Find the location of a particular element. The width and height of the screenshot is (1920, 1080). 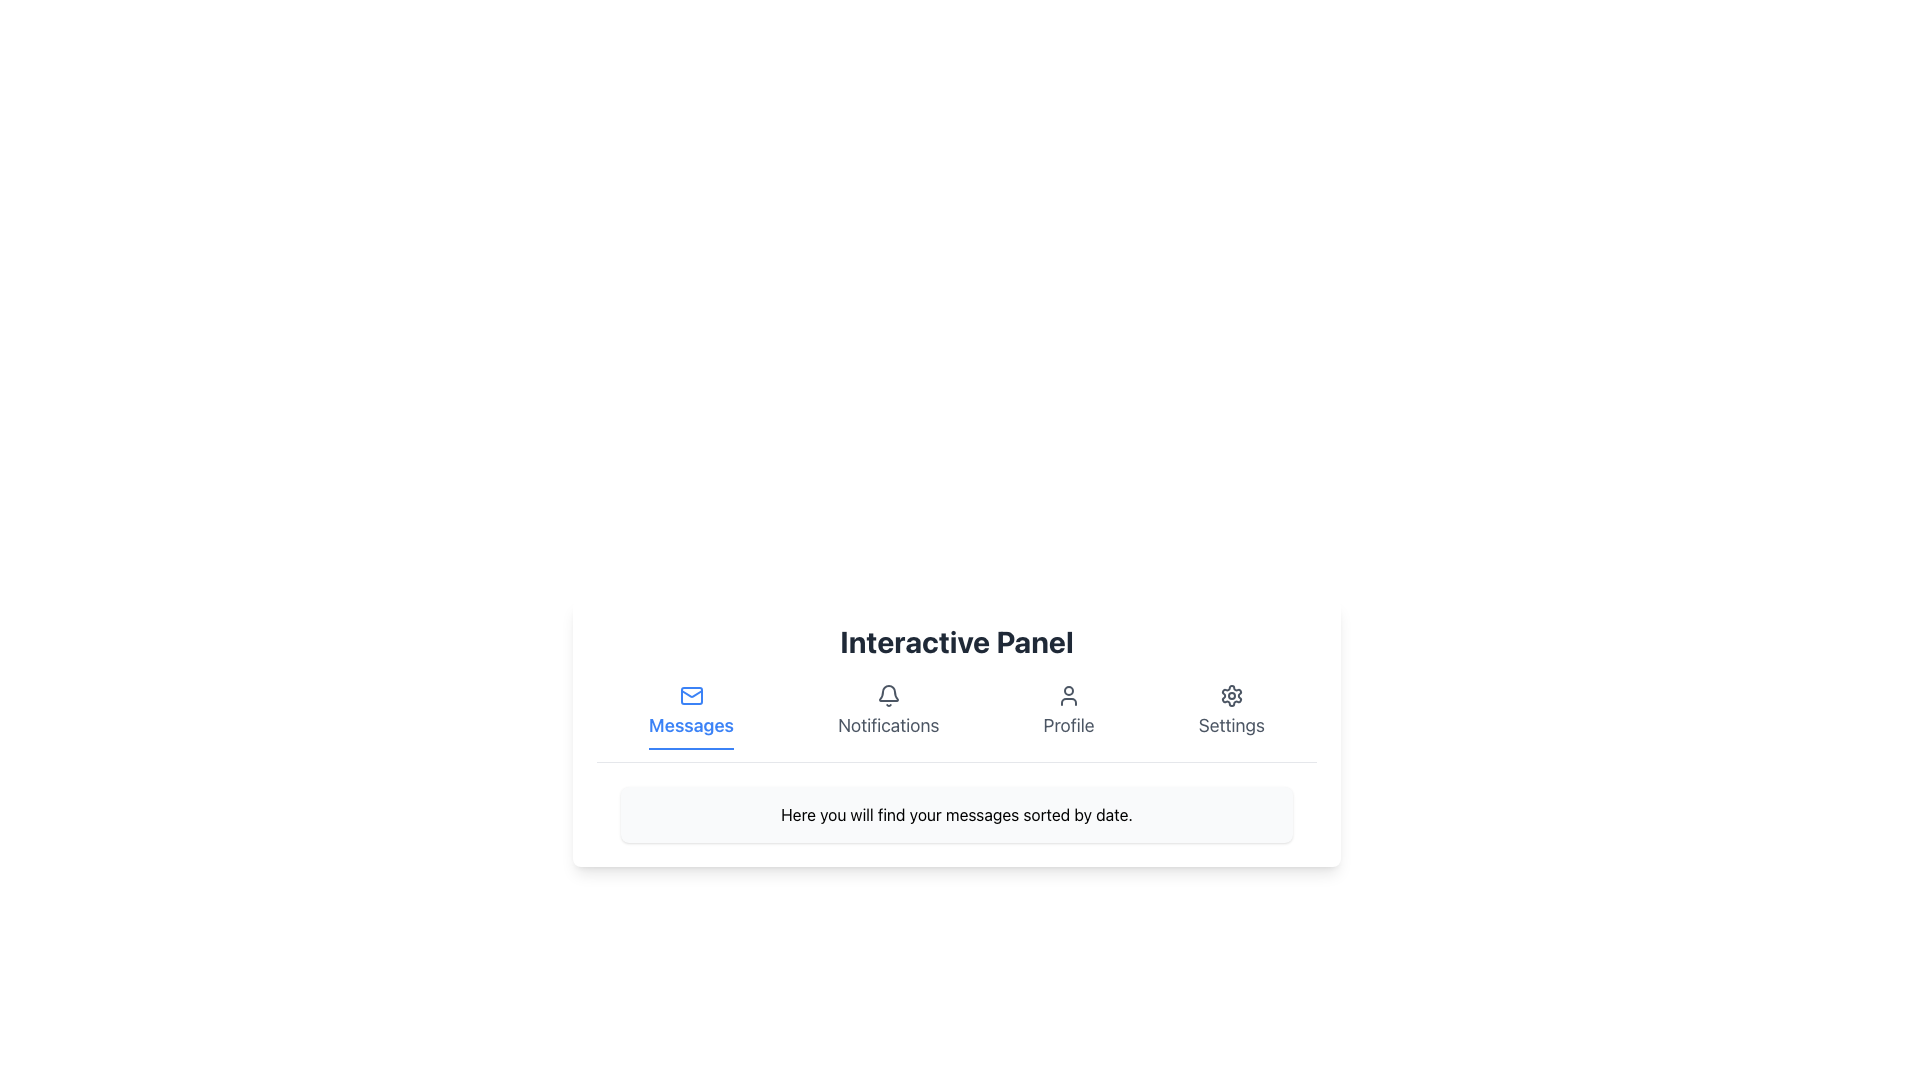

the 'Notifications' button, which is a vertically centered button with a bell-shaped icon and gray styling, located between the 'Messages' and 'Profile' buttons in the horizontal menu bar below the 'Interactive Panel' header is located at coordinates (887, 716).